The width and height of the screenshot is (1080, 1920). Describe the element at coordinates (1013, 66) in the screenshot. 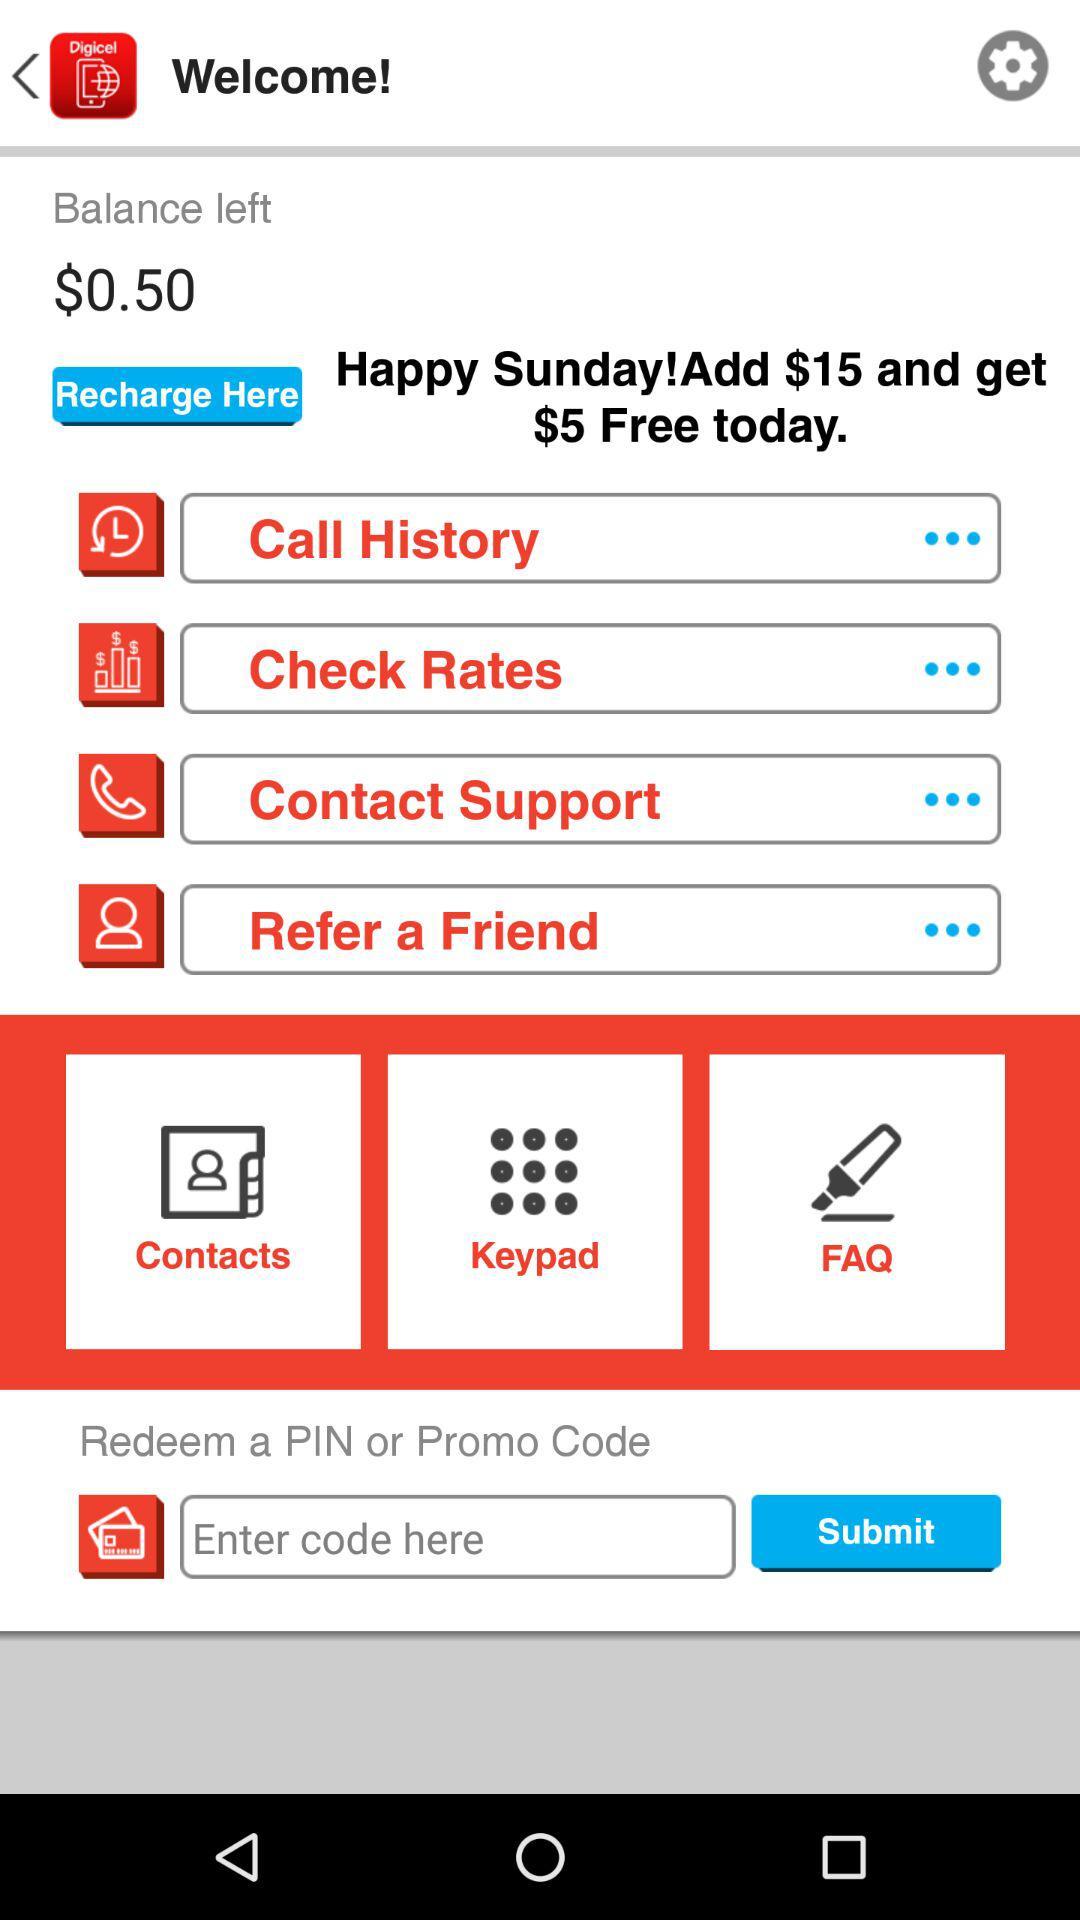

I see `deploy app settings` at that location.